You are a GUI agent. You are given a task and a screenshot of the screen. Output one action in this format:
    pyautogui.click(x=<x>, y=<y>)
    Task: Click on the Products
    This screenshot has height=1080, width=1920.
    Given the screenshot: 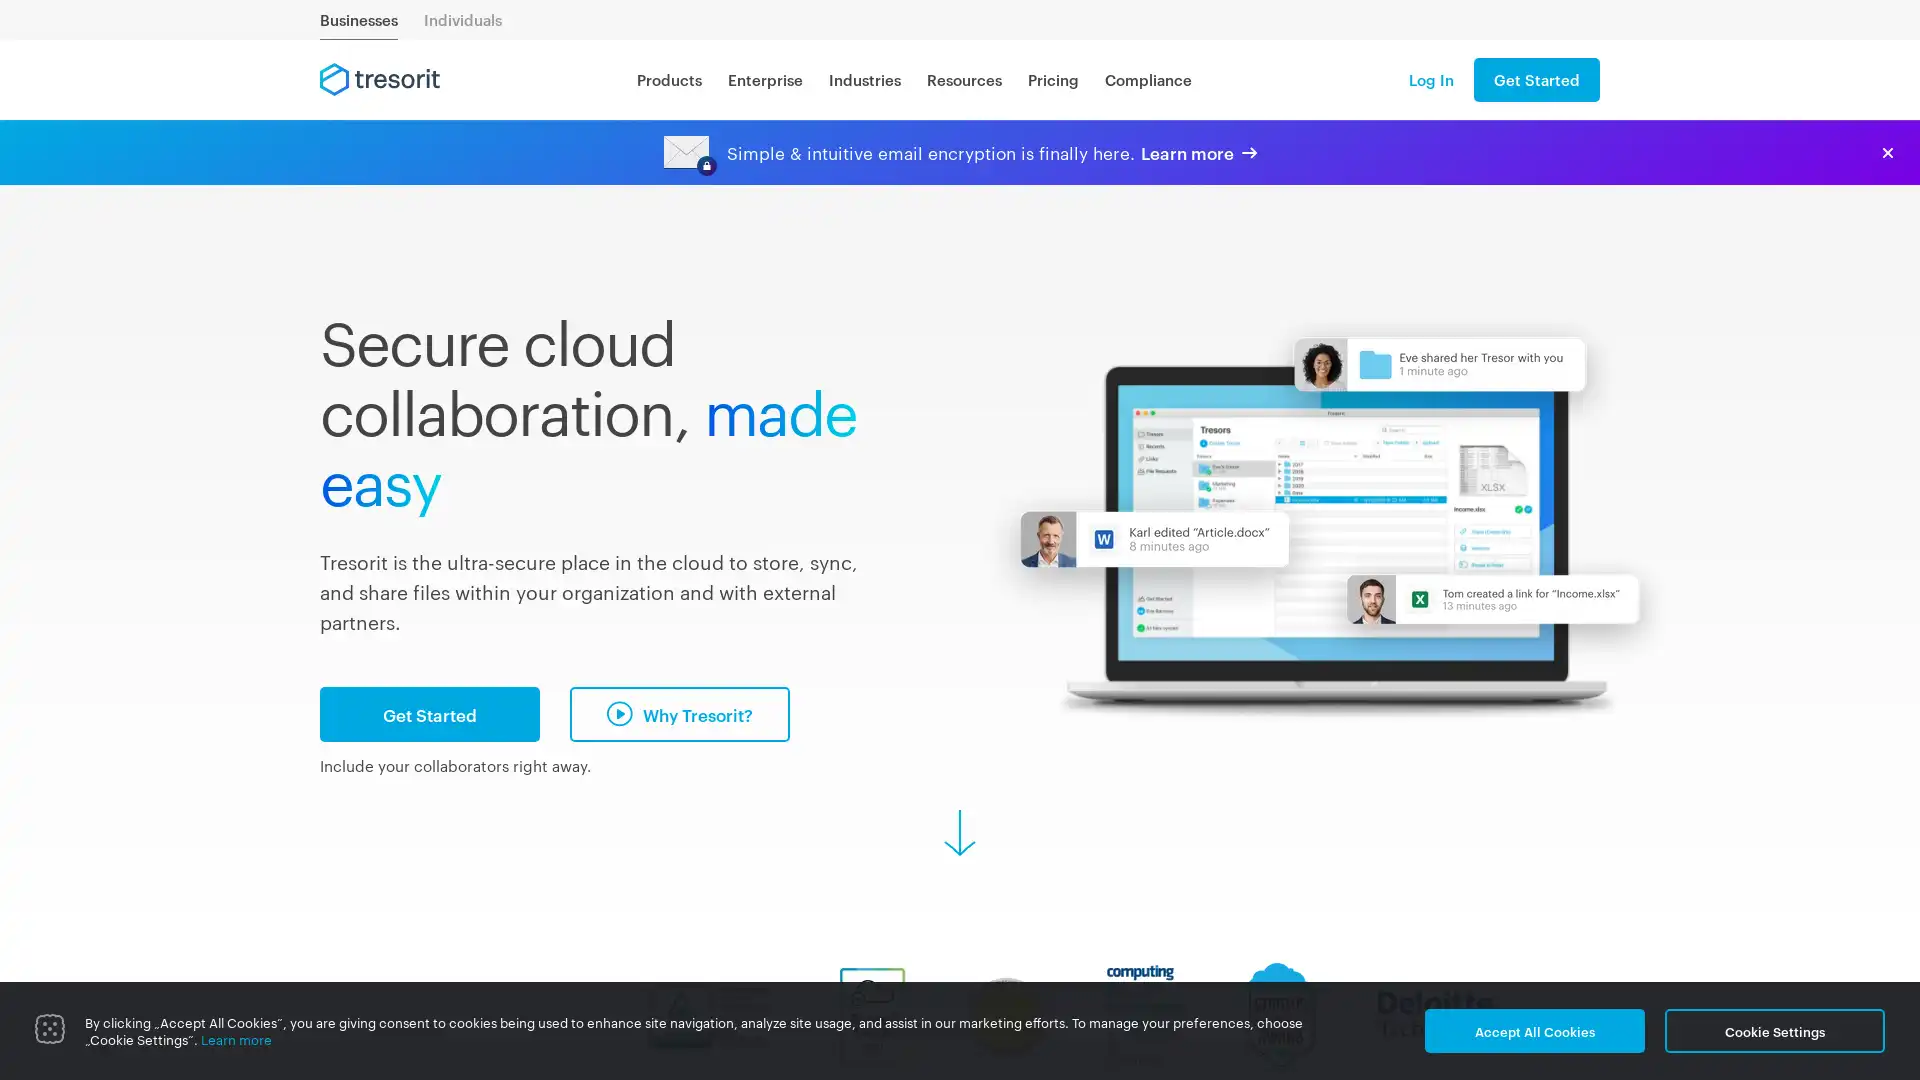 What is the action you would take?
    pyautogui.click(x=669, y=79)
    